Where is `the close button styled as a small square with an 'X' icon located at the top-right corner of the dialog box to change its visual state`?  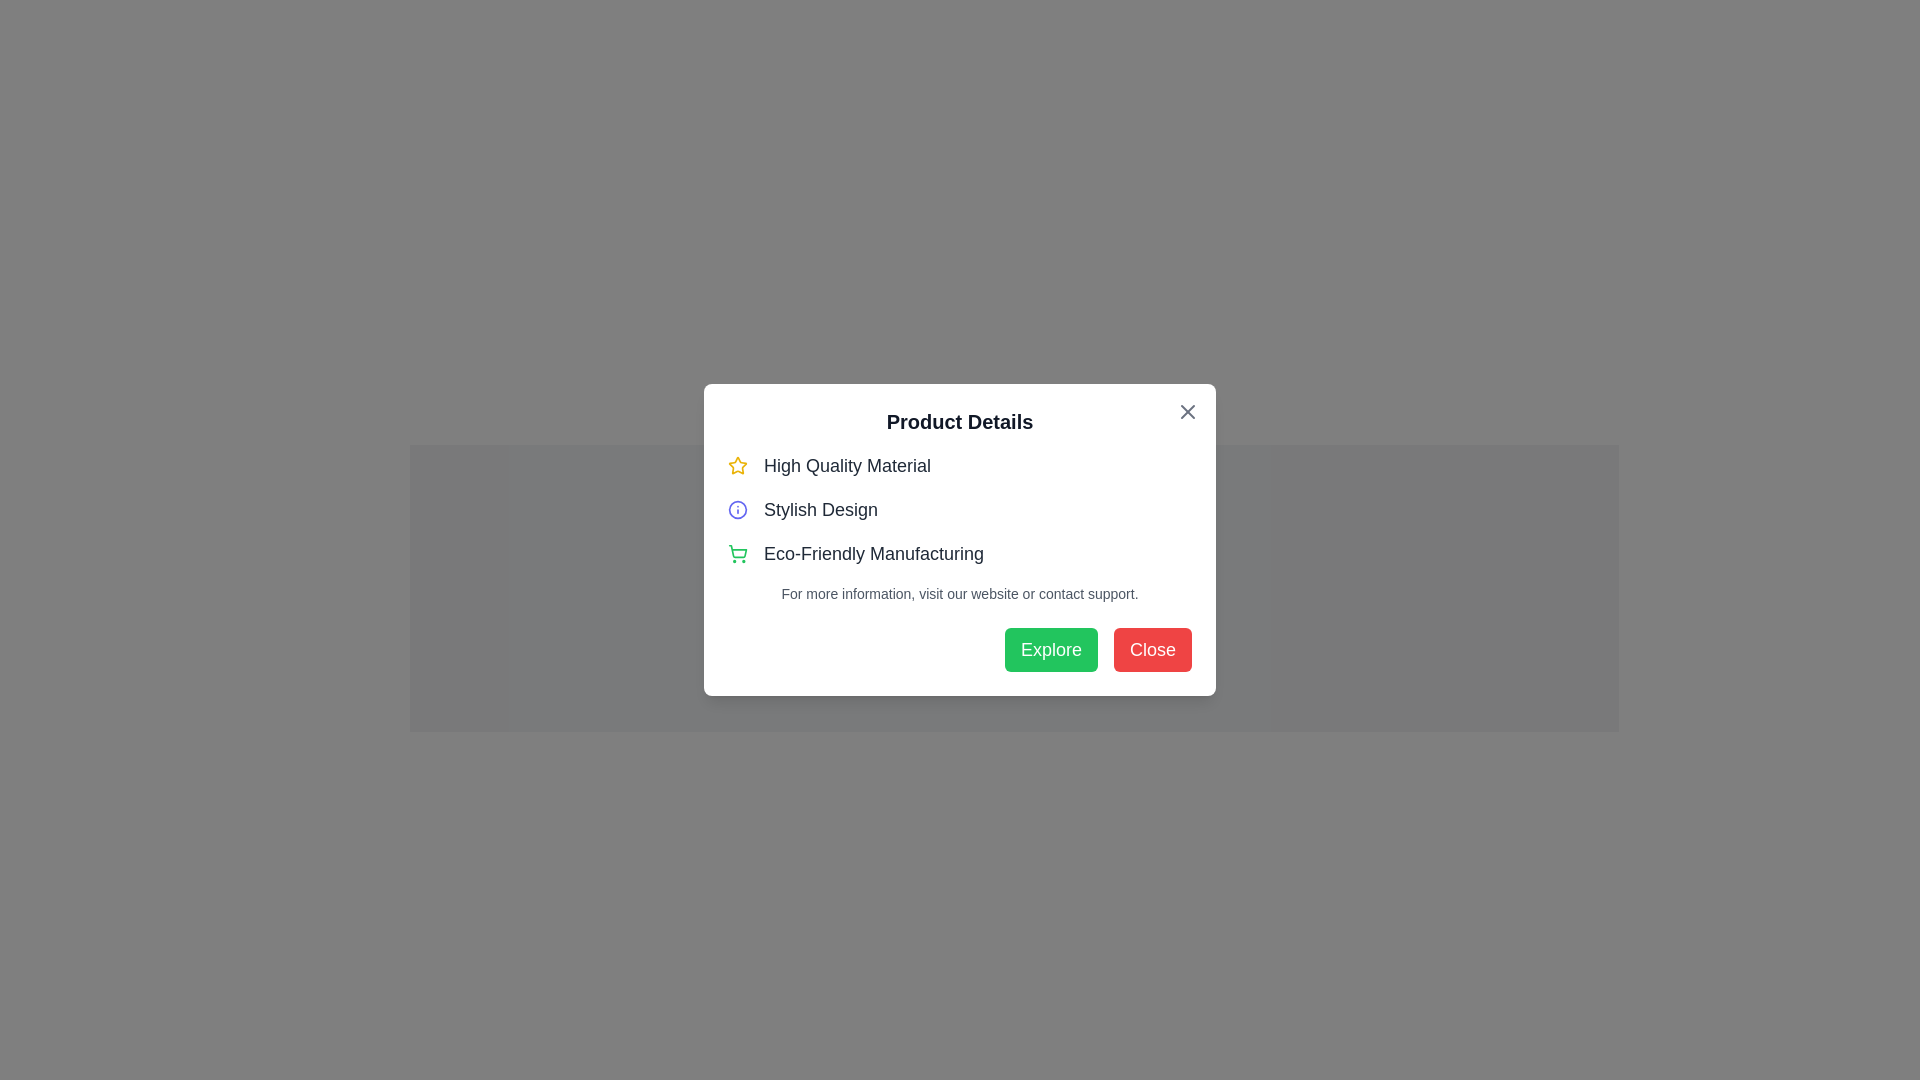 the close button styled as a small square with an 'X' icon located at the top-right corner of the dialog box to change its visual state is located at coordinates (1188, 411).